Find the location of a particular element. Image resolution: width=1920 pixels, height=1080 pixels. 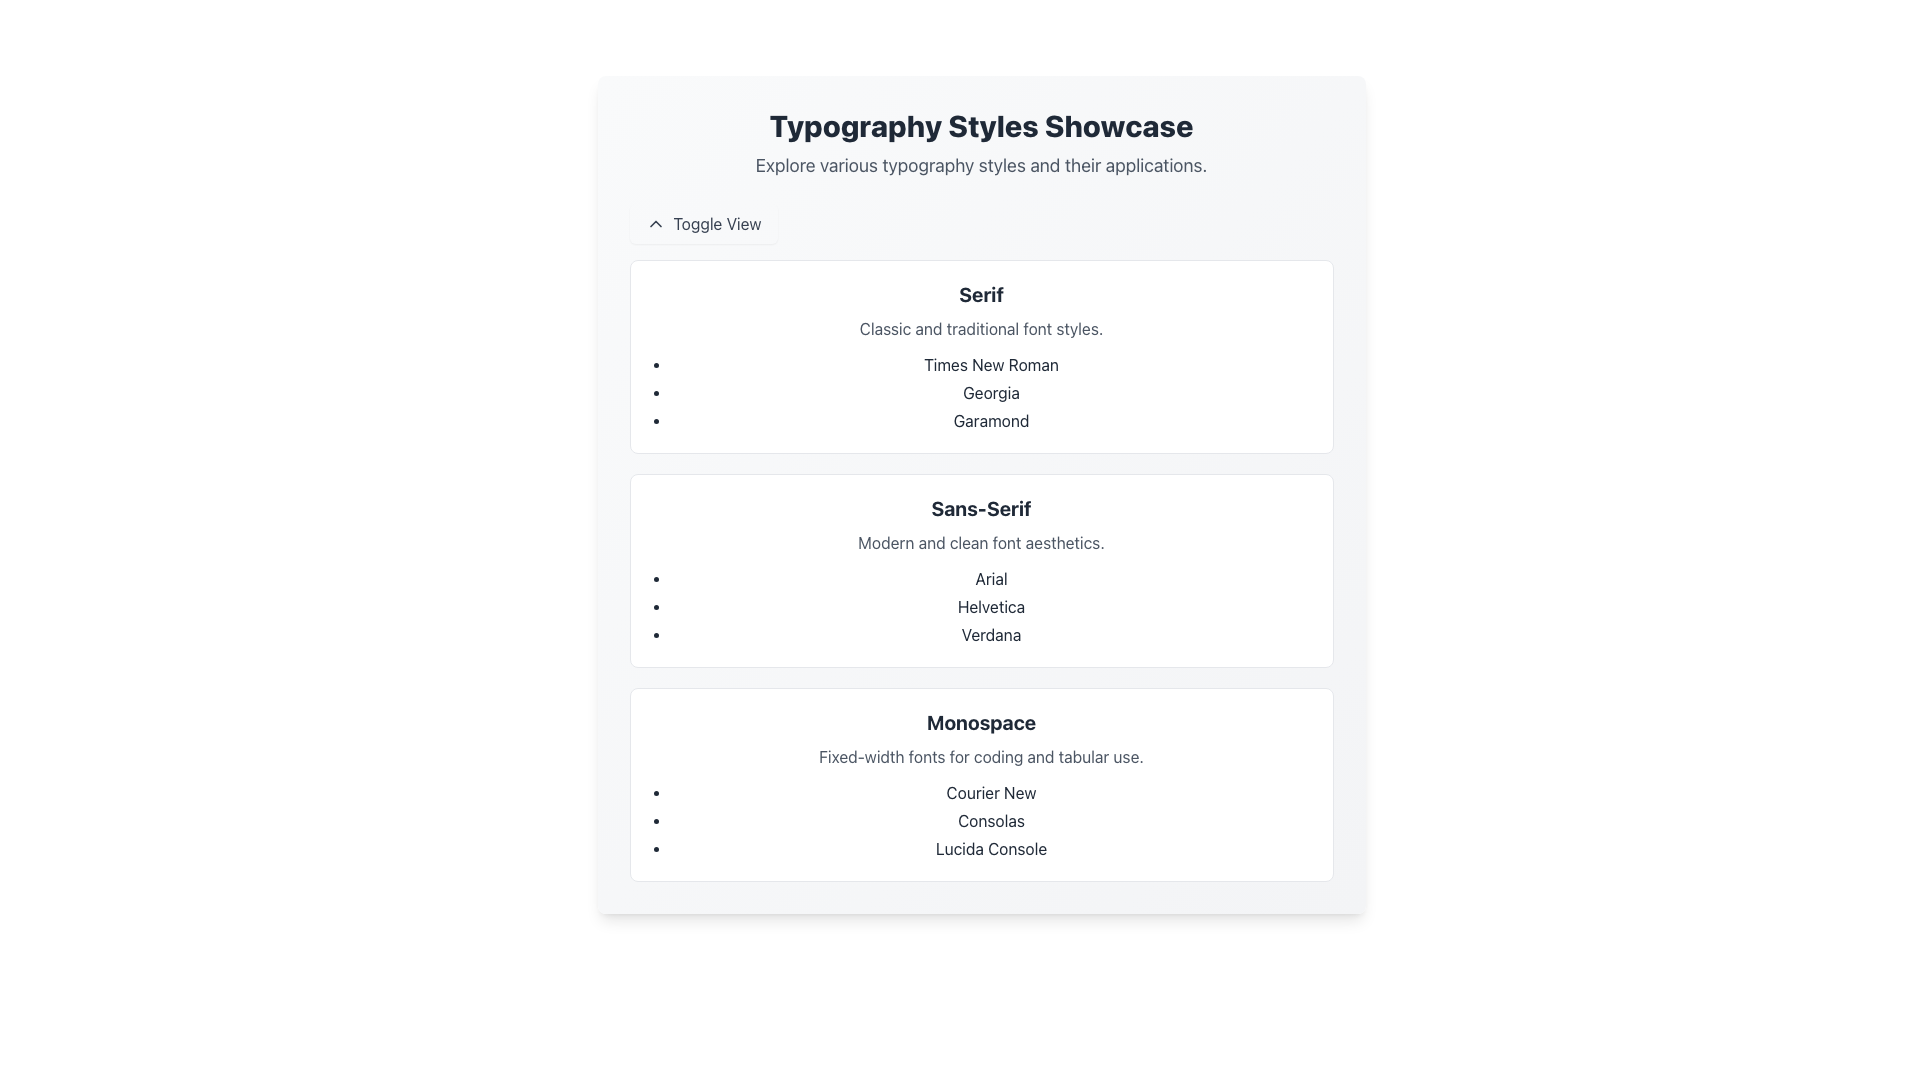

text label displaying 'Times New Roman' which is the first item in the 'Serif' section of the typography styles list is located at coordinates (991, 365).